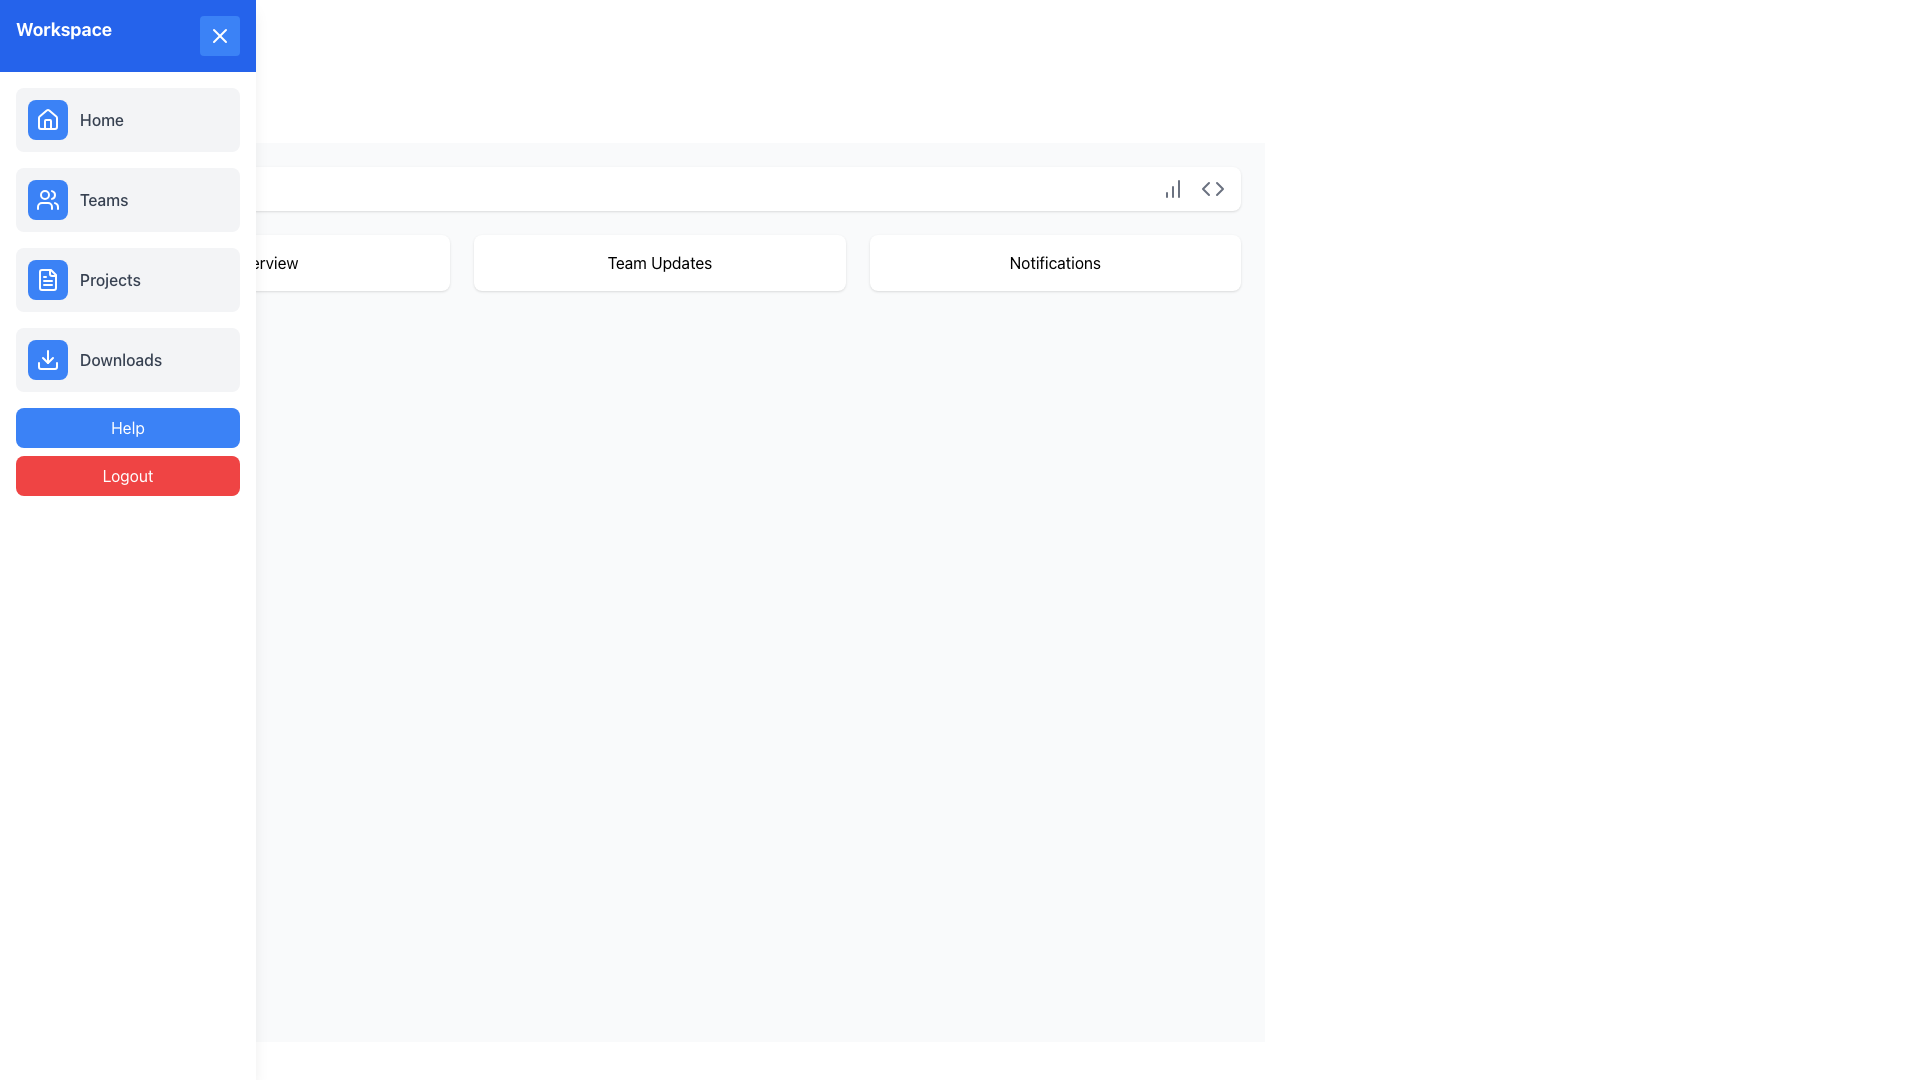 Image resolution: width=1920 pixels, height=1080 pixels. I want to click on the blue circular button with a white document icon located to the left of the text 'Projects', so click(48, 280).